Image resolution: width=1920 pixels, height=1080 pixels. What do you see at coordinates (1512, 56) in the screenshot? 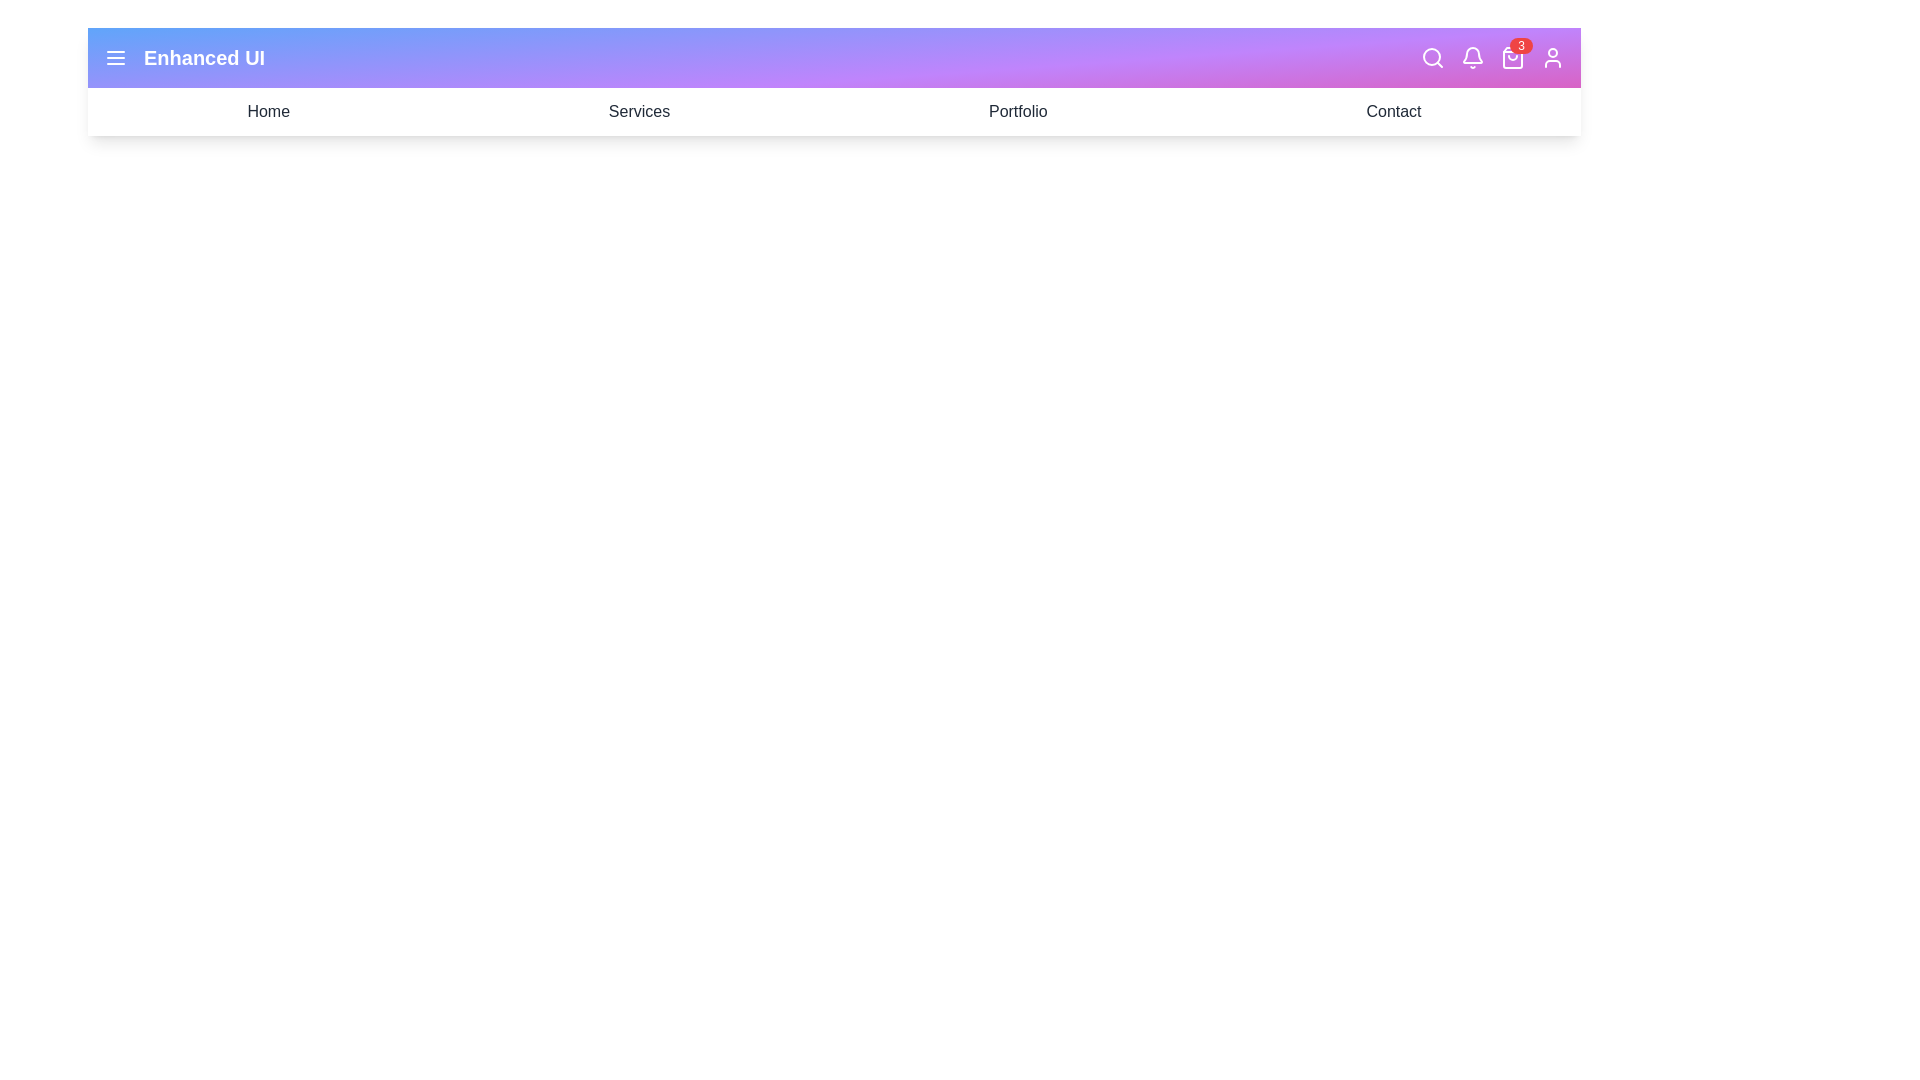
I see `shopping bag icon to toggle the shopping cart view` at bounding box center [1512, 56].